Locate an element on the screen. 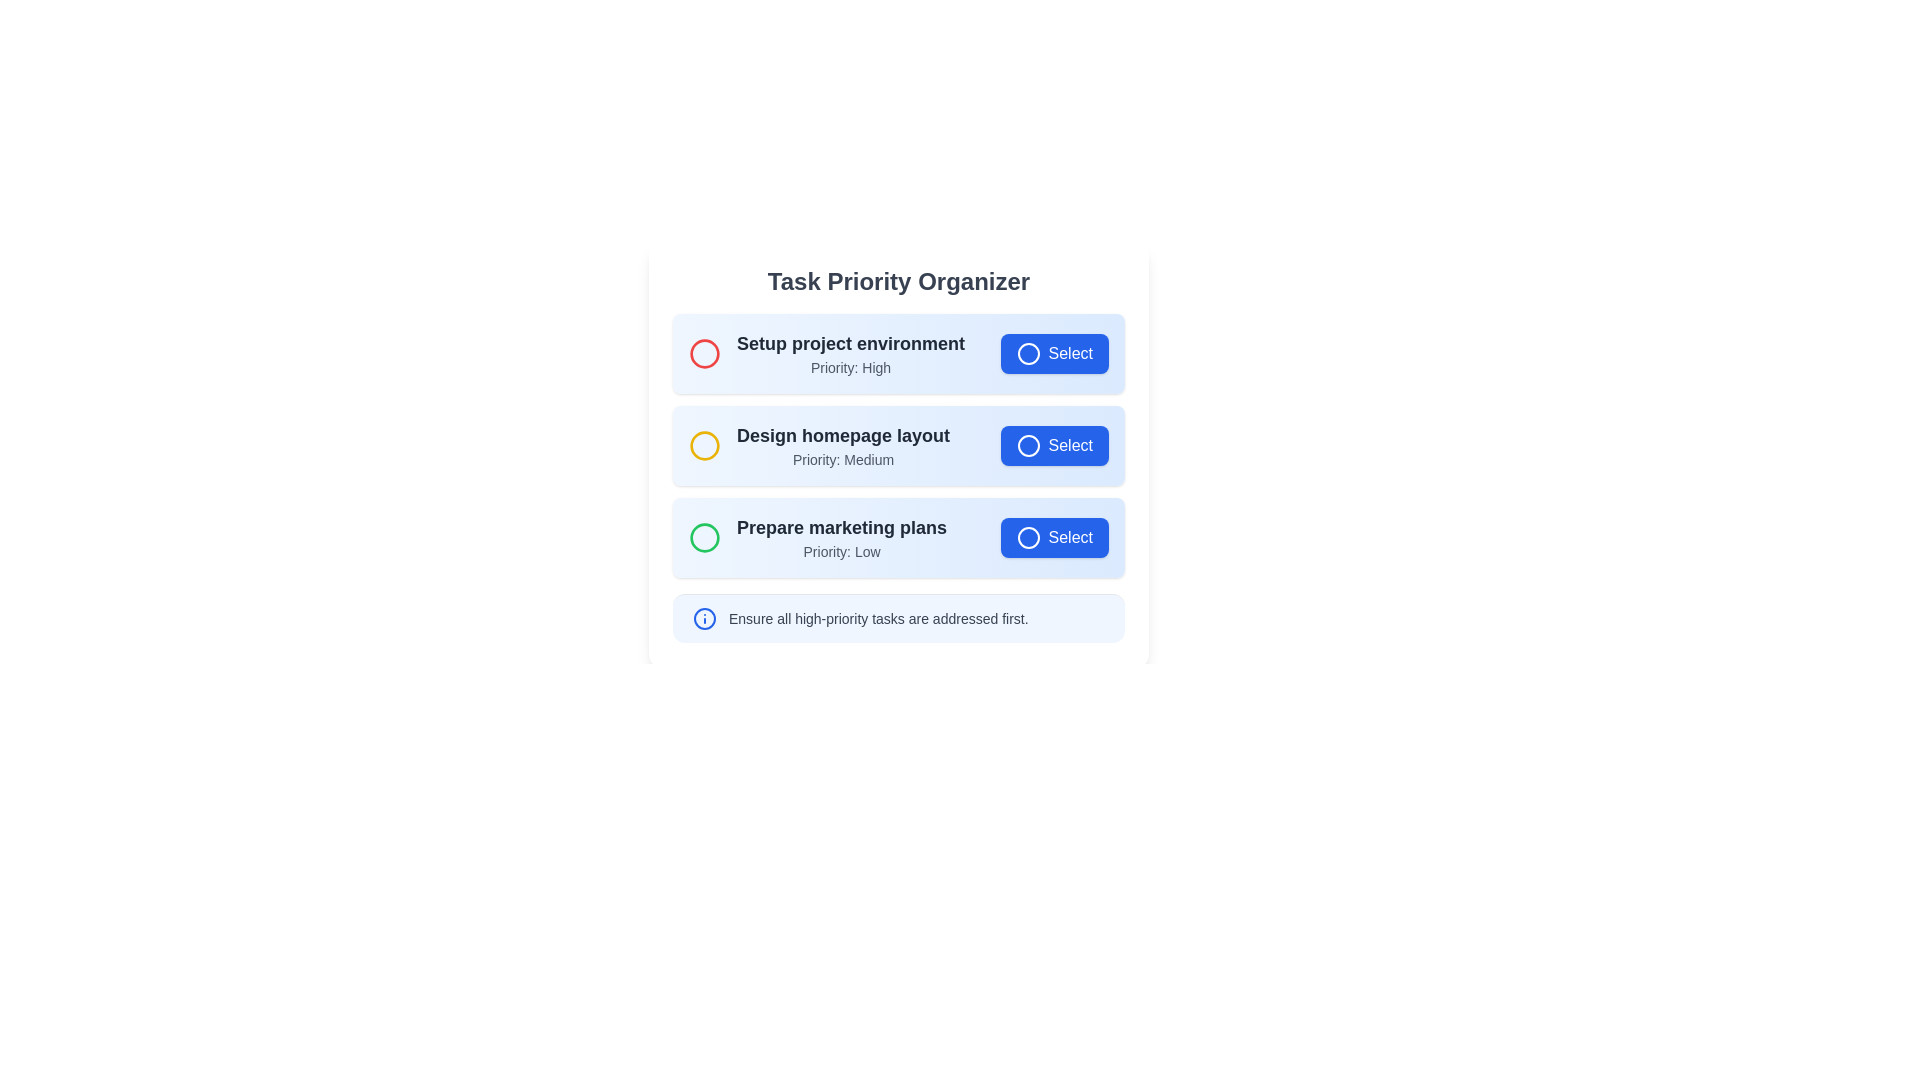 The image size is (1920, 1080). the circular icon with a red border adjacent to the title 'Setup project environment' in the task priority organizer is located at coordinates (705, 353).